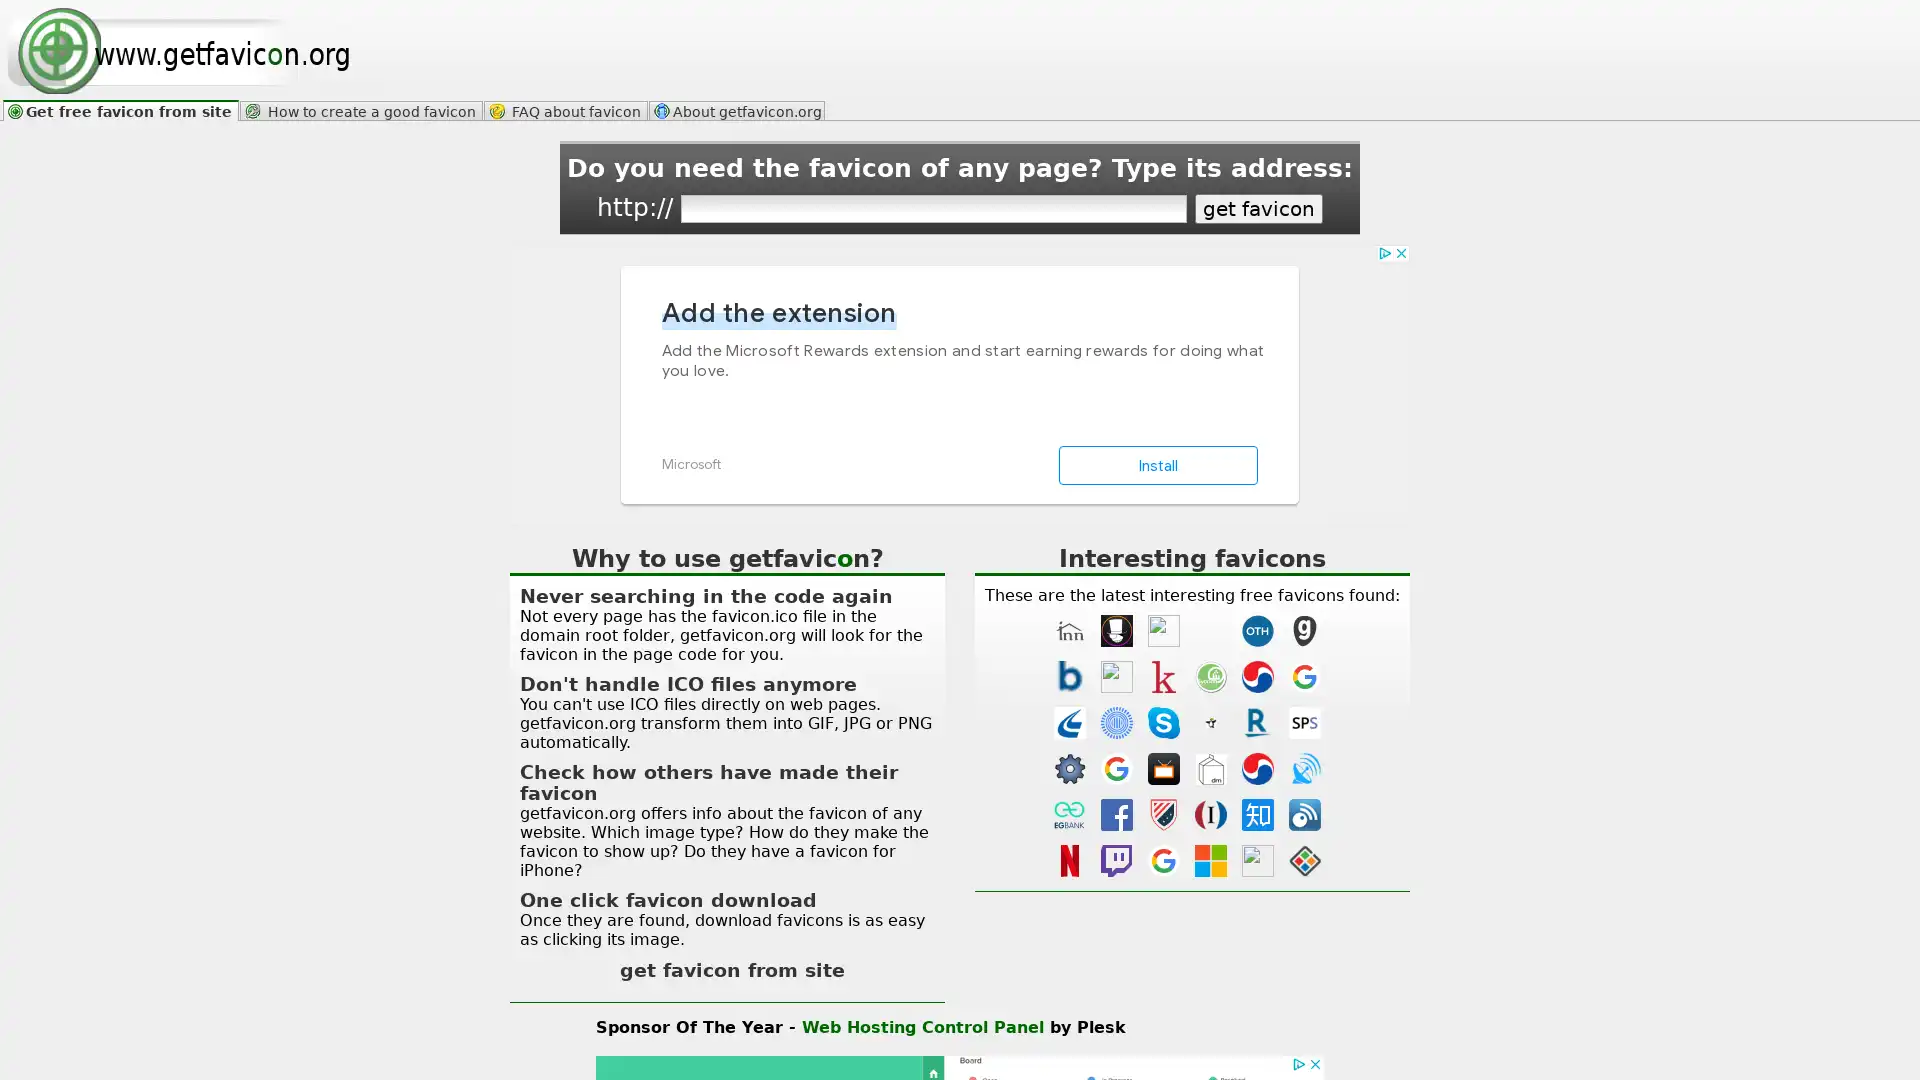 This screenshot has width=1920, height=1080. Describe the element at coordinates (1257, 208) in the screenshot. I see `get favicon` at that location.